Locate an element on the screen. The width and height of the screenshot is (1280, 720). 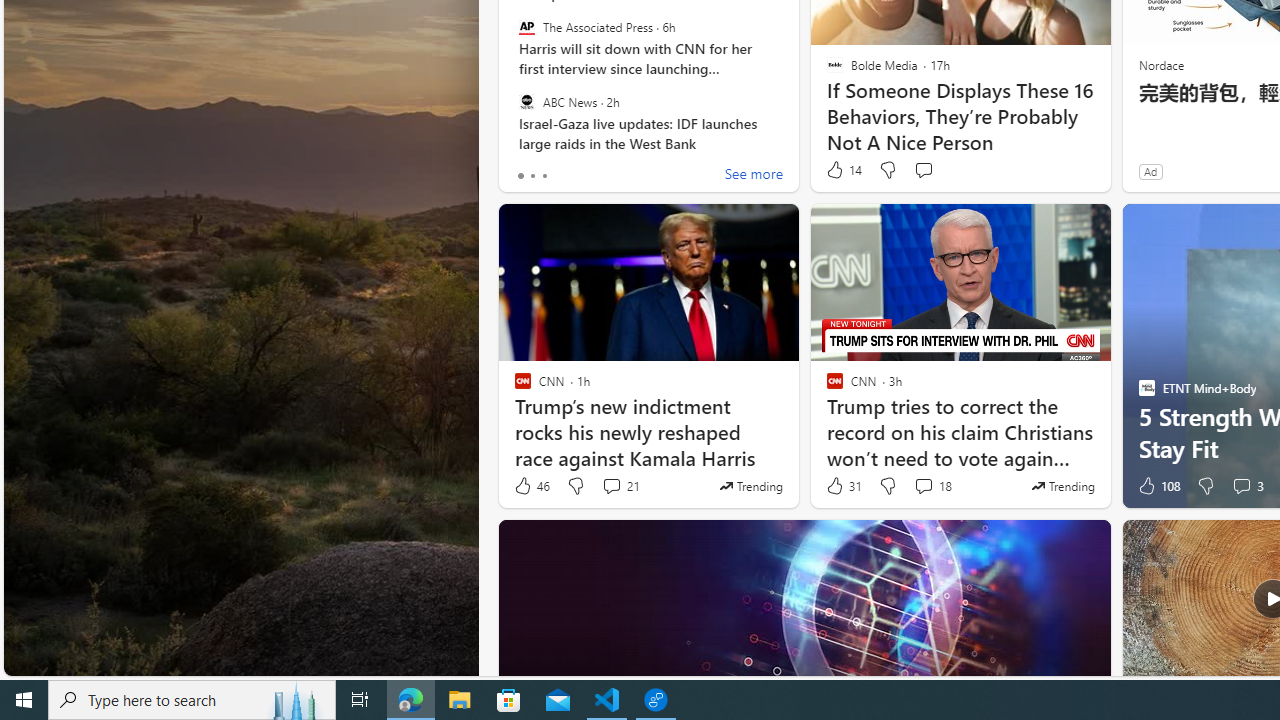
'View comments 3 Comment' is located at coordinates (1240, 486).